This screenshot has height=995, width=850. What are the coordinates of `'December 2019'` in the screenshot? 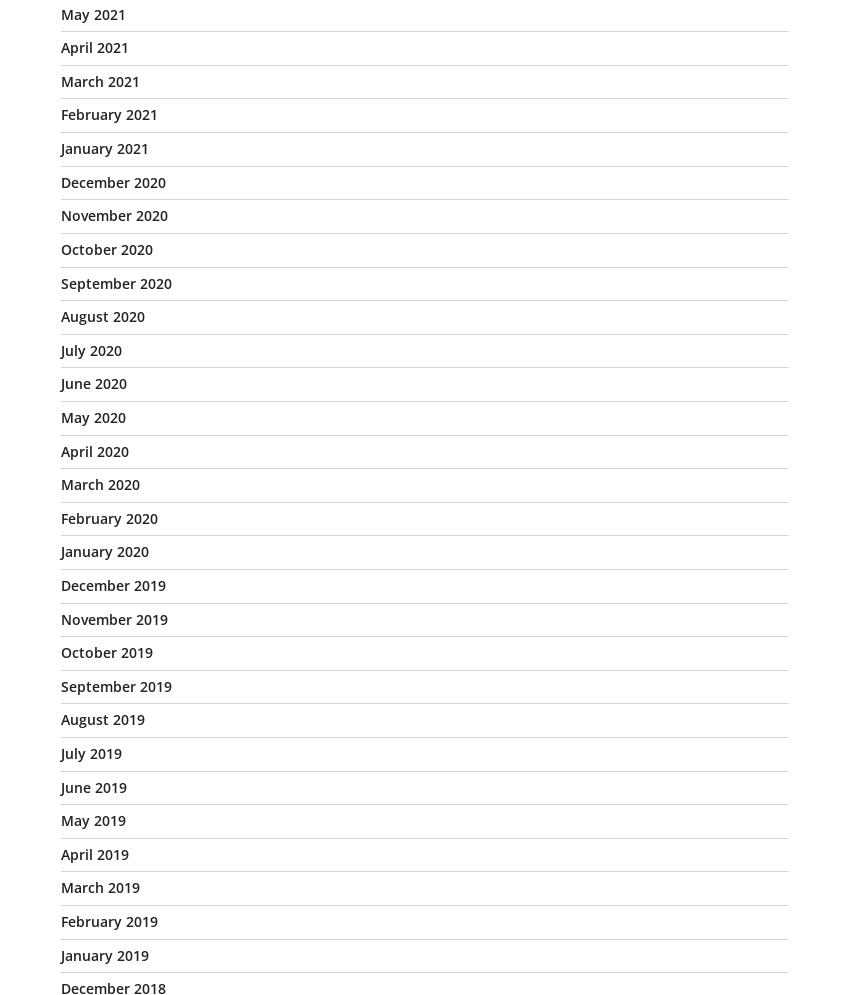 It's located at (112, 583).